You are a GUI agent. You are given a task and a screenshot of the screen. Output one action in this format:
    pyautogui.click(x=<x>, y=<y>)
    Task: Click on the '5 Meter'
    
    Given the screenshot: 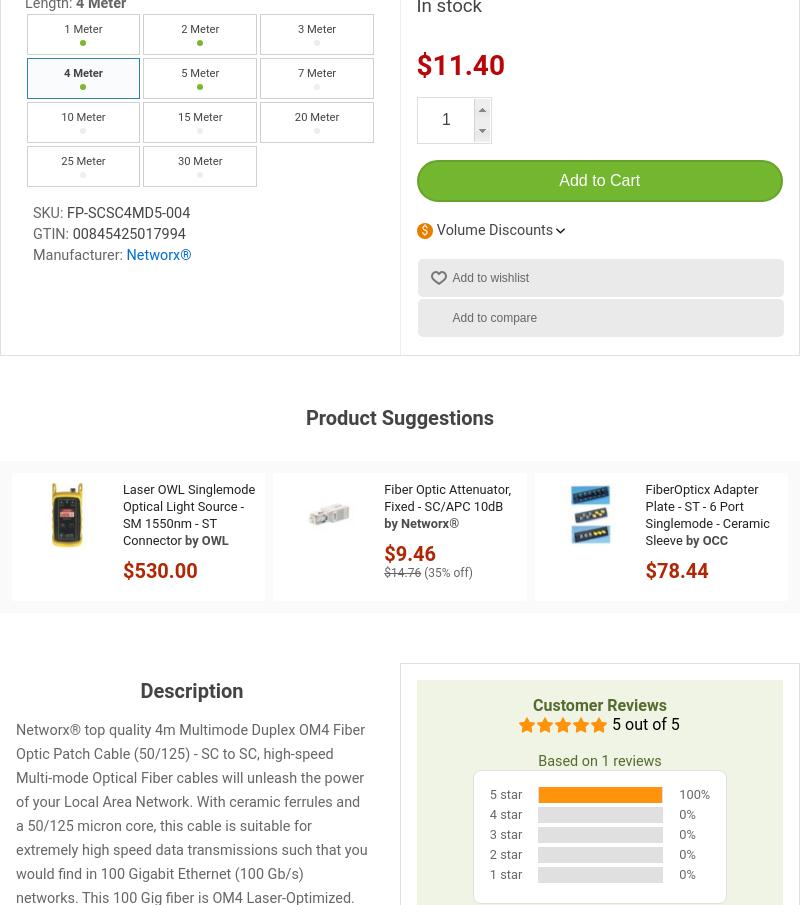 What is the action you would take?
    pyautogui.click(x=200, y=72)
    